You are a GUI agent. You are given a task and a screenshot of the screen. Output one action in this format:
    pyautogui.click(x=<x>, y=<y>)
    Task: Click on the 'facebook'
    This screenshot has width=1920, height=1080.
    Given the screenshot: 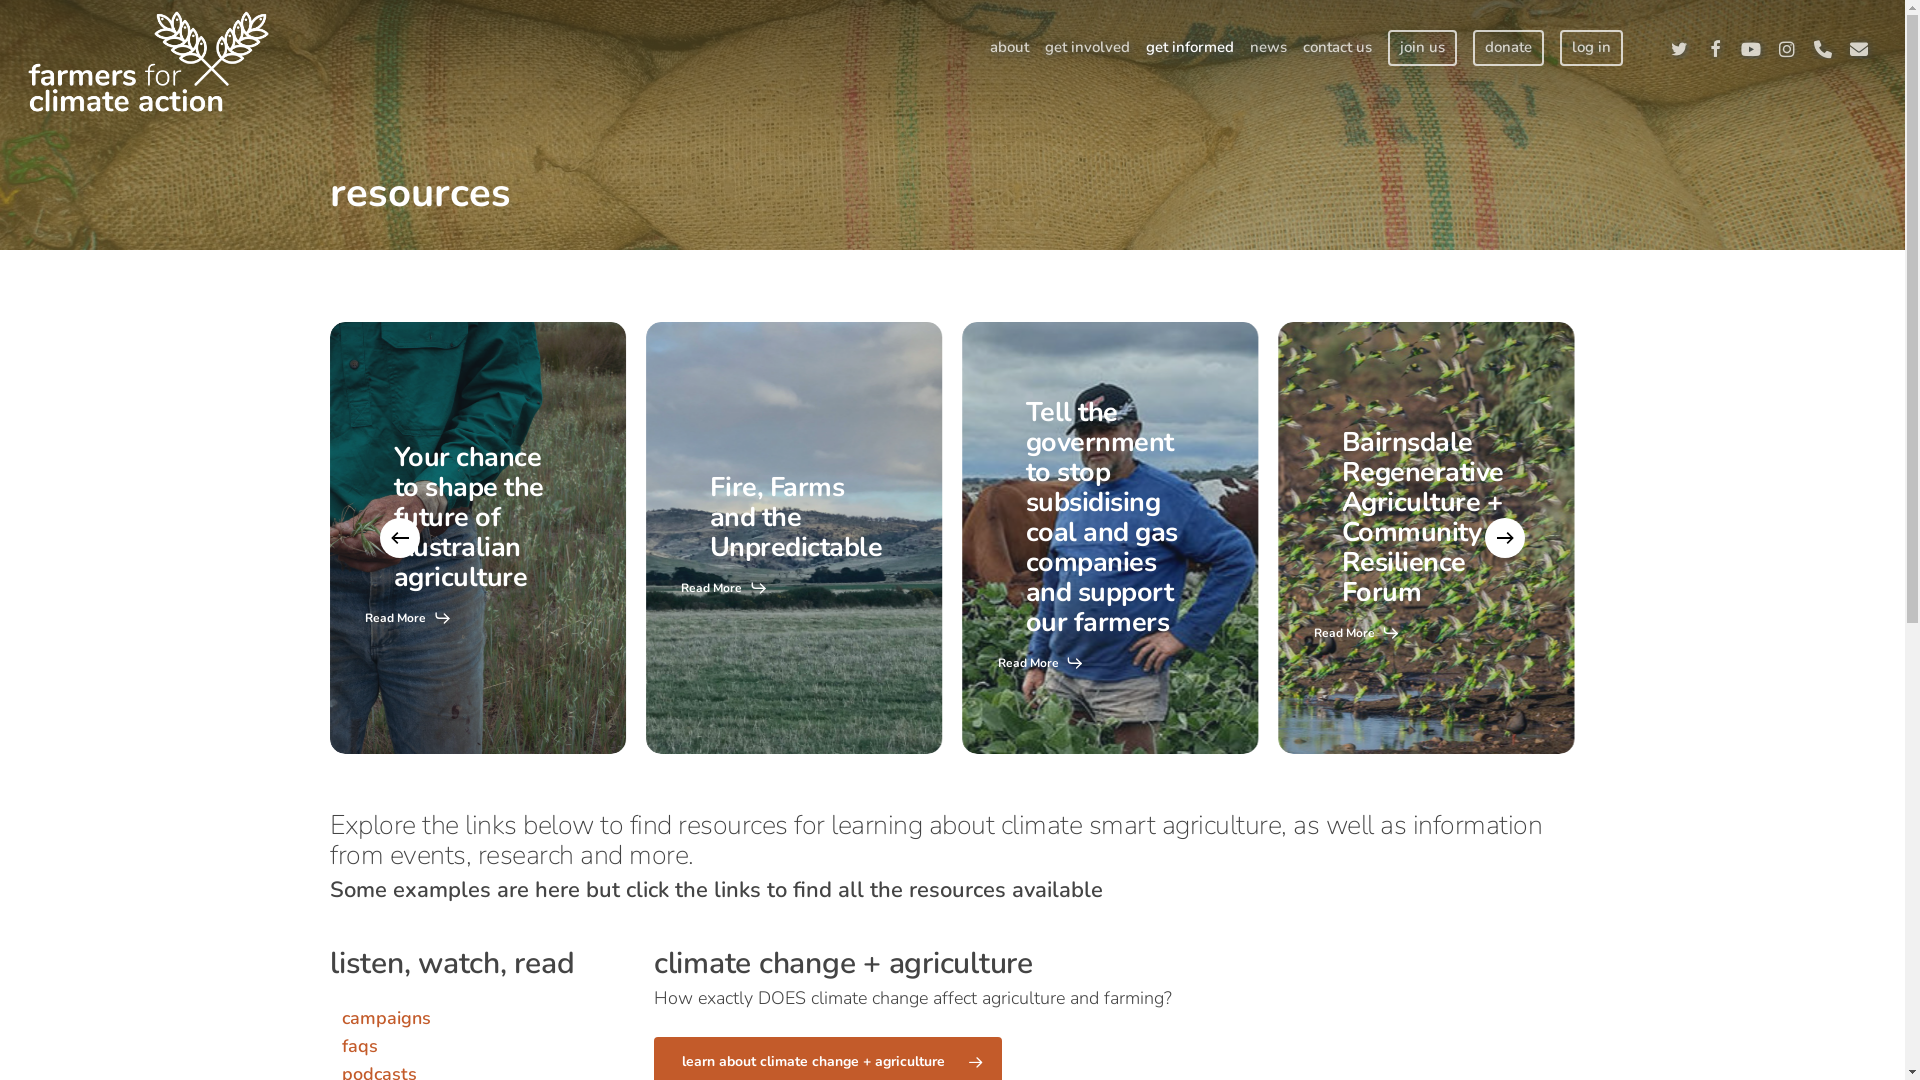 What is the action you would take?
    pyautogui.click(x=1713, y=46)
    